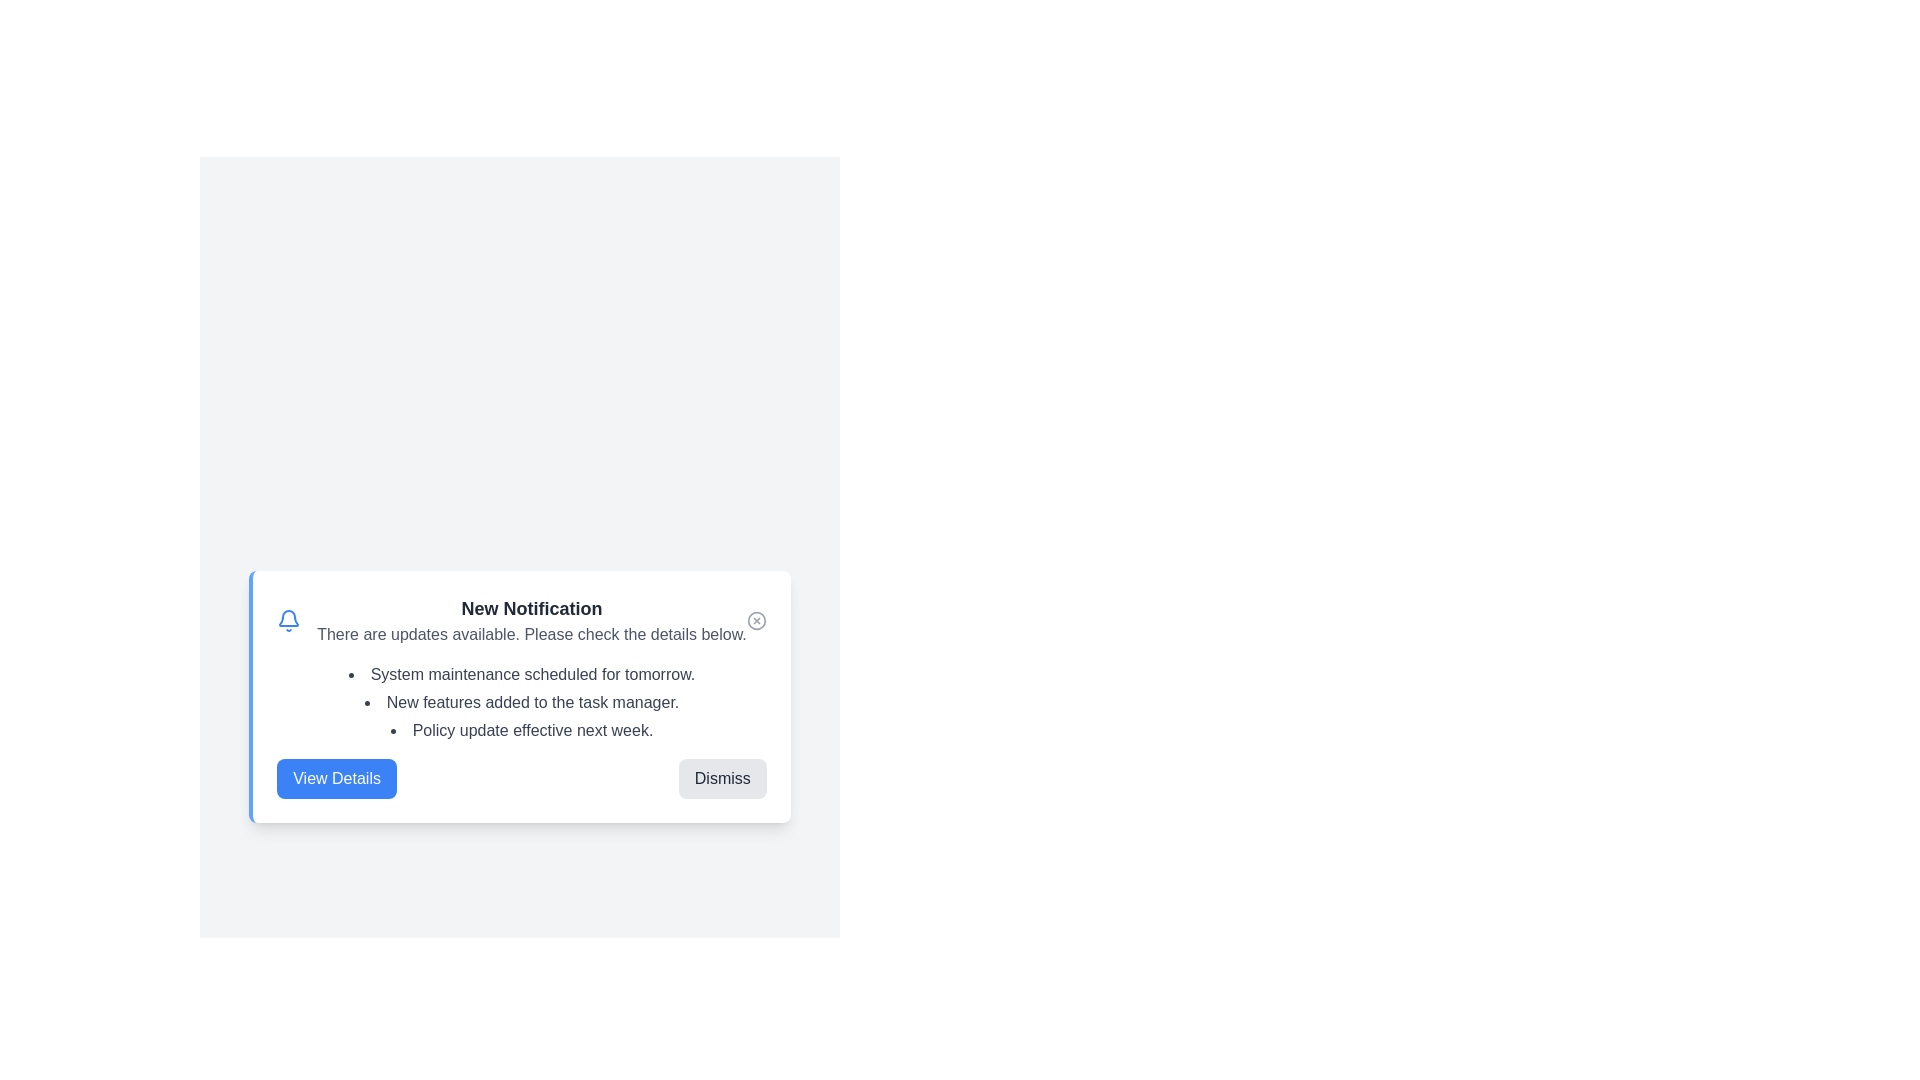 Image resolution: width=1920 pixels, height=1080 pixels. What do you see at coordinates (336, 778) in the screenshot?
I see `'View Details' button to learn more about the updates` at bounding box center [336, 778].